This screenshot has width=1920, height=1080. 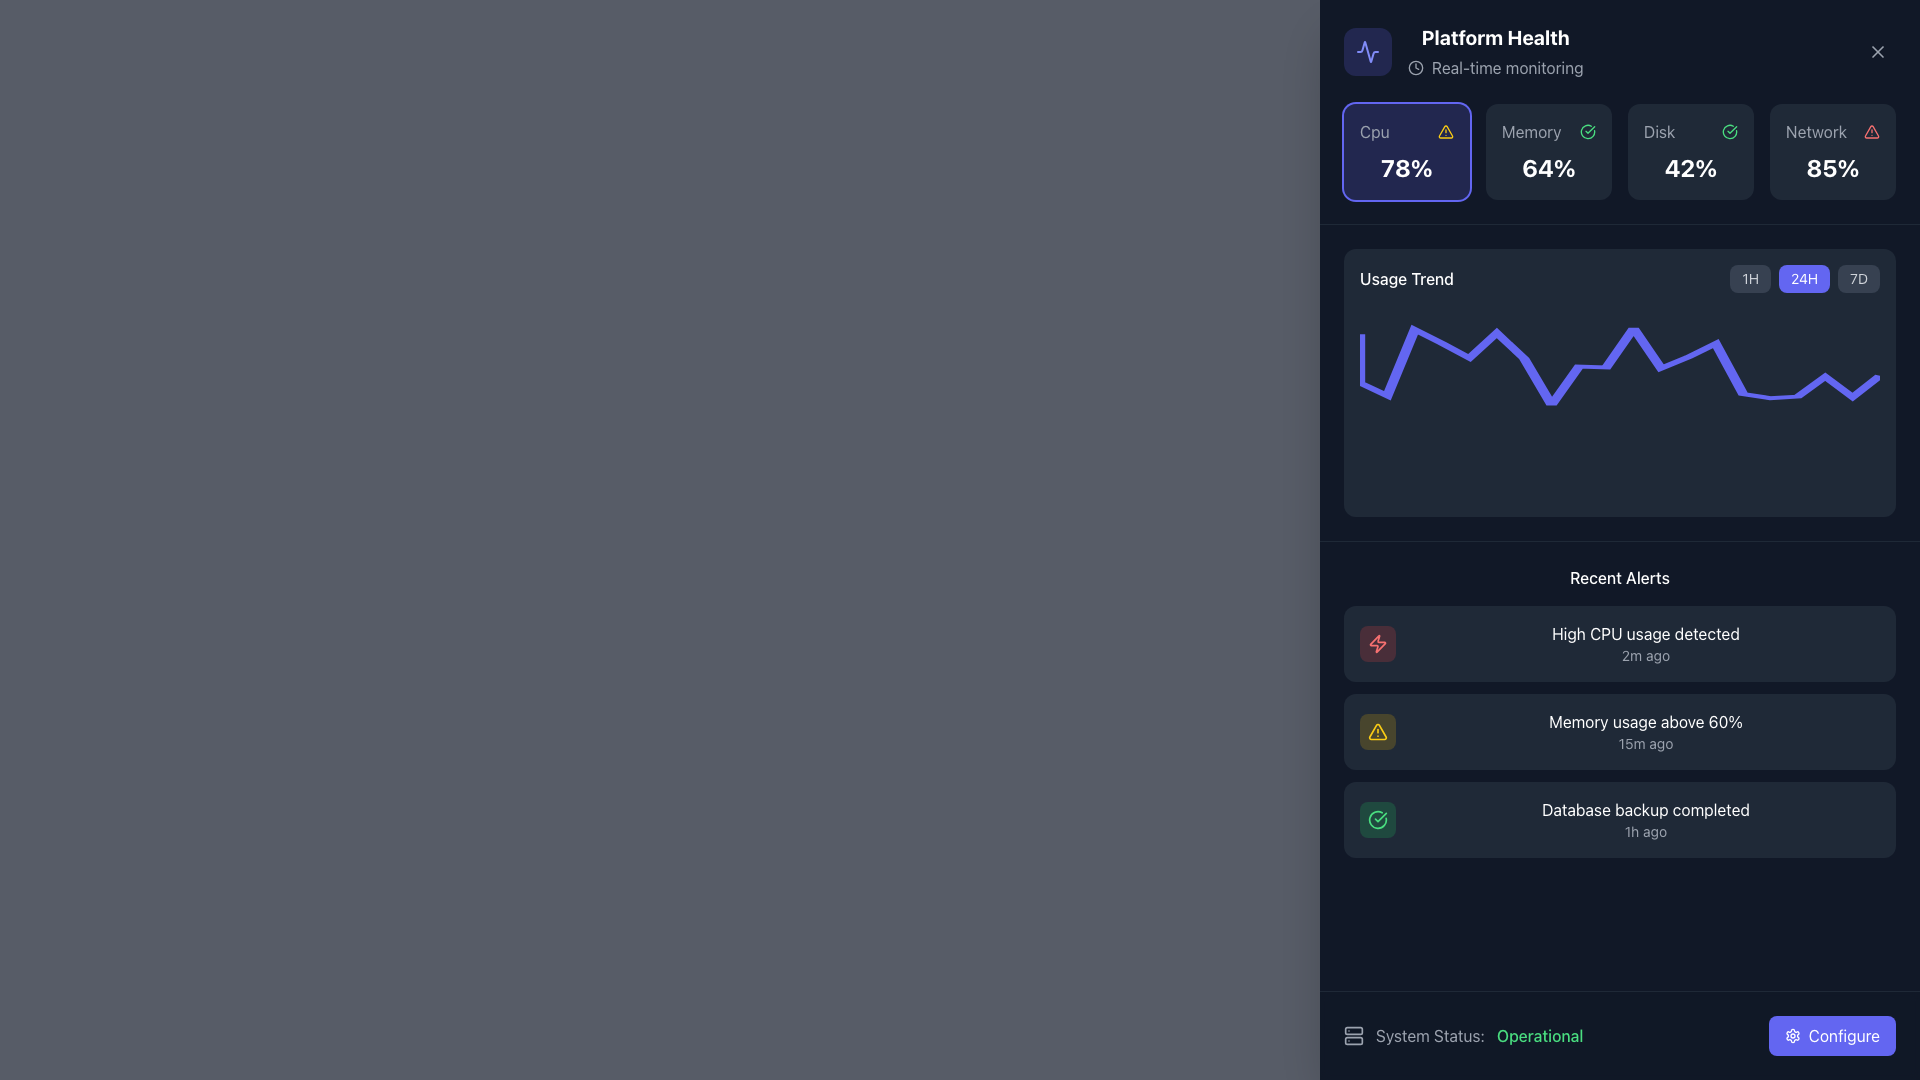 I want to click on displayed text 'Platform Health' from the text label located at the top of the side panel on the right-hand side of the interface, so click(x=1495, y=38).